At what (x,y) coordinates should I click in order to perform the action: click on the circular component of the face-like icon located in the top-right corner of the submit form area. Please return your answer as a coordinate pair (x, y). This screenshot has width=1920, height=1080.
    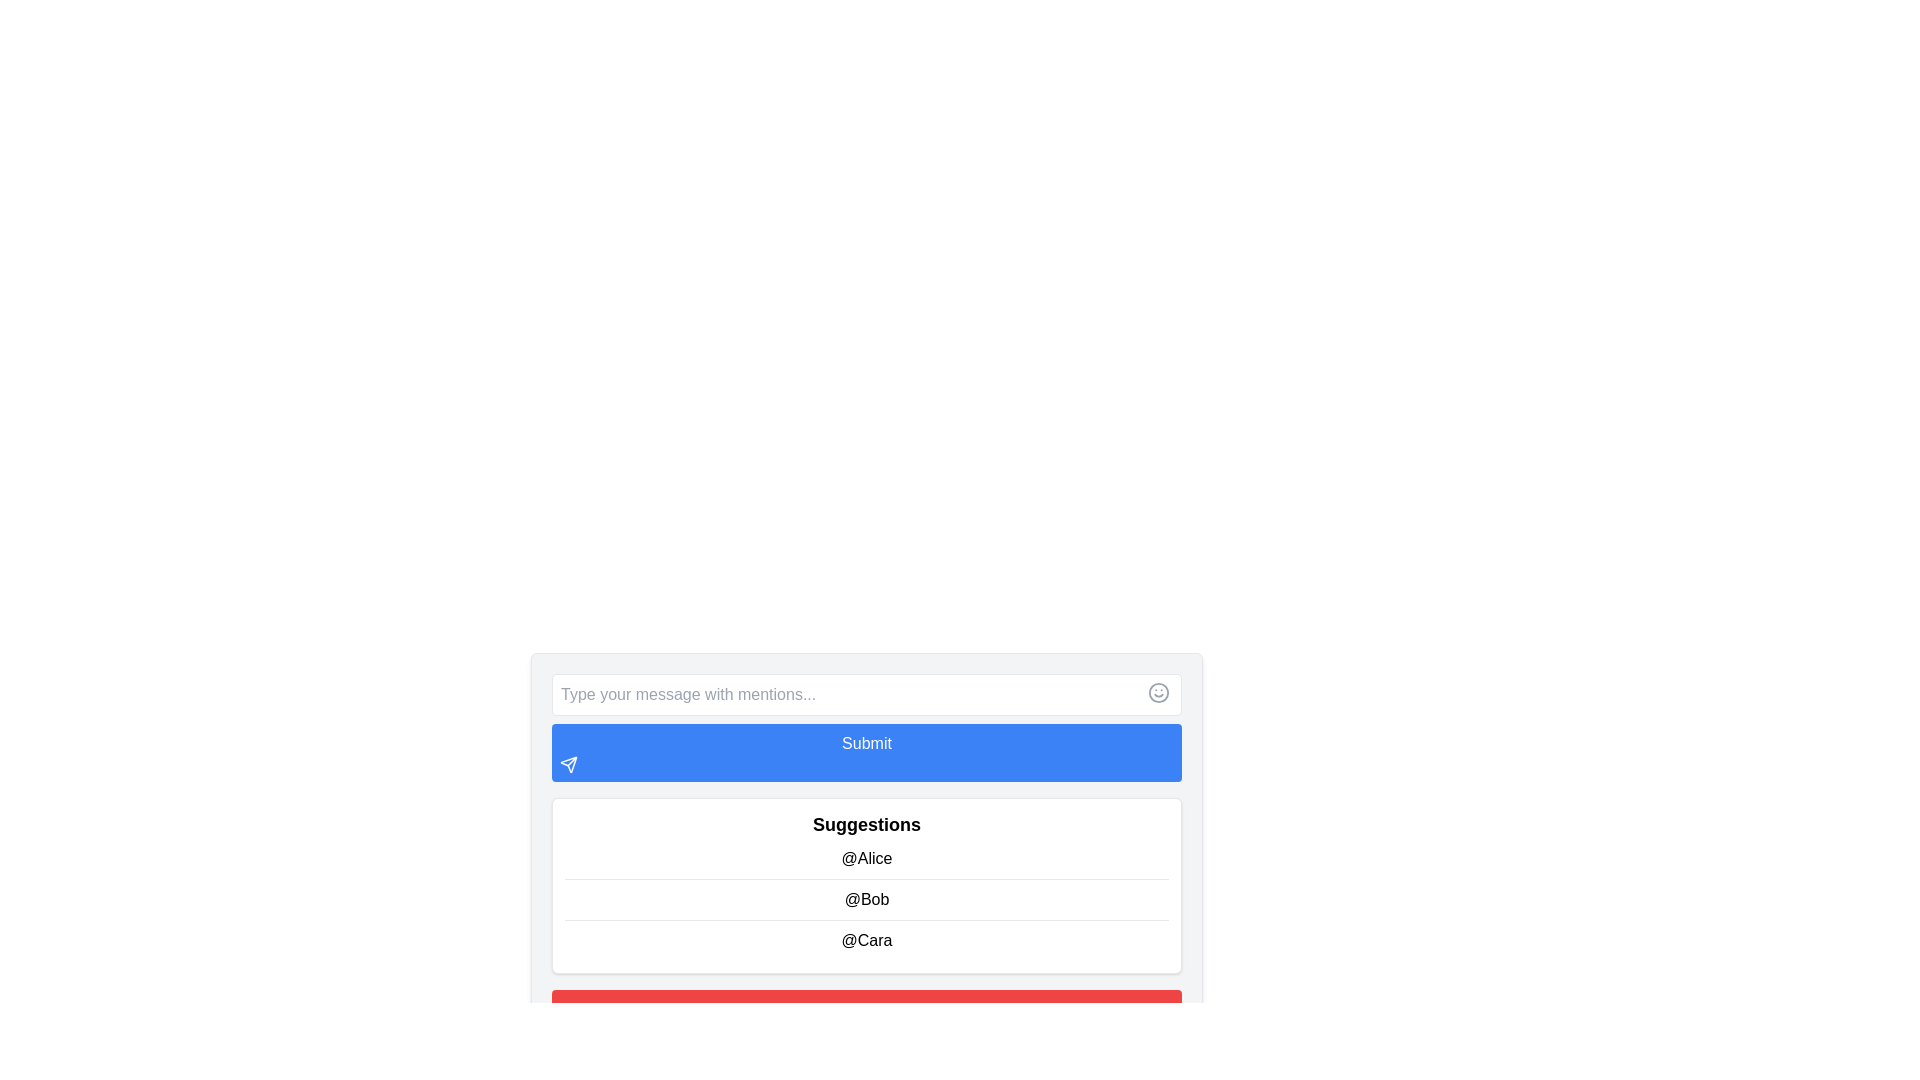
    Looking at the image, I should click on (1158, 692).